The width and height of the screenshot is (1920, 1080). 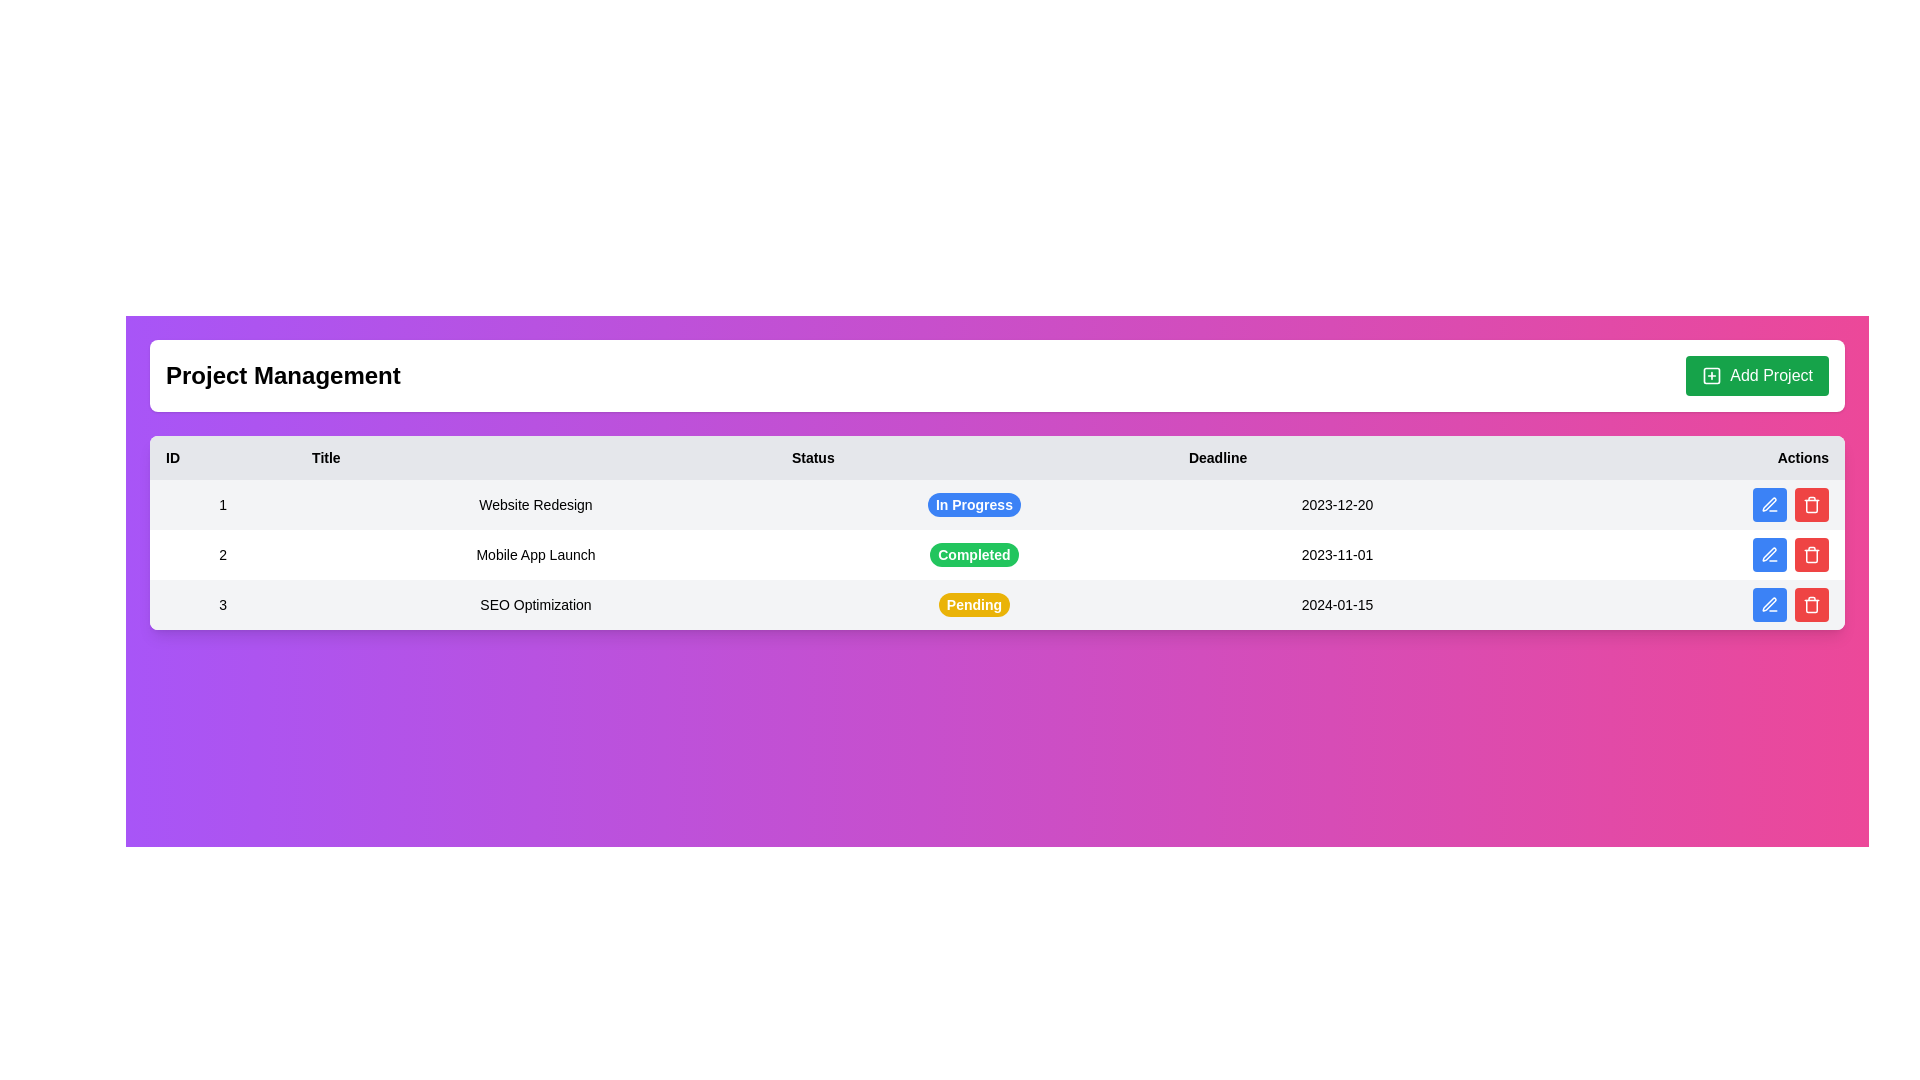 I want to click on text content from the date element located in the fourth cell of the first row in the 'Deadline' column of the table, so click(x=1337, y=504).